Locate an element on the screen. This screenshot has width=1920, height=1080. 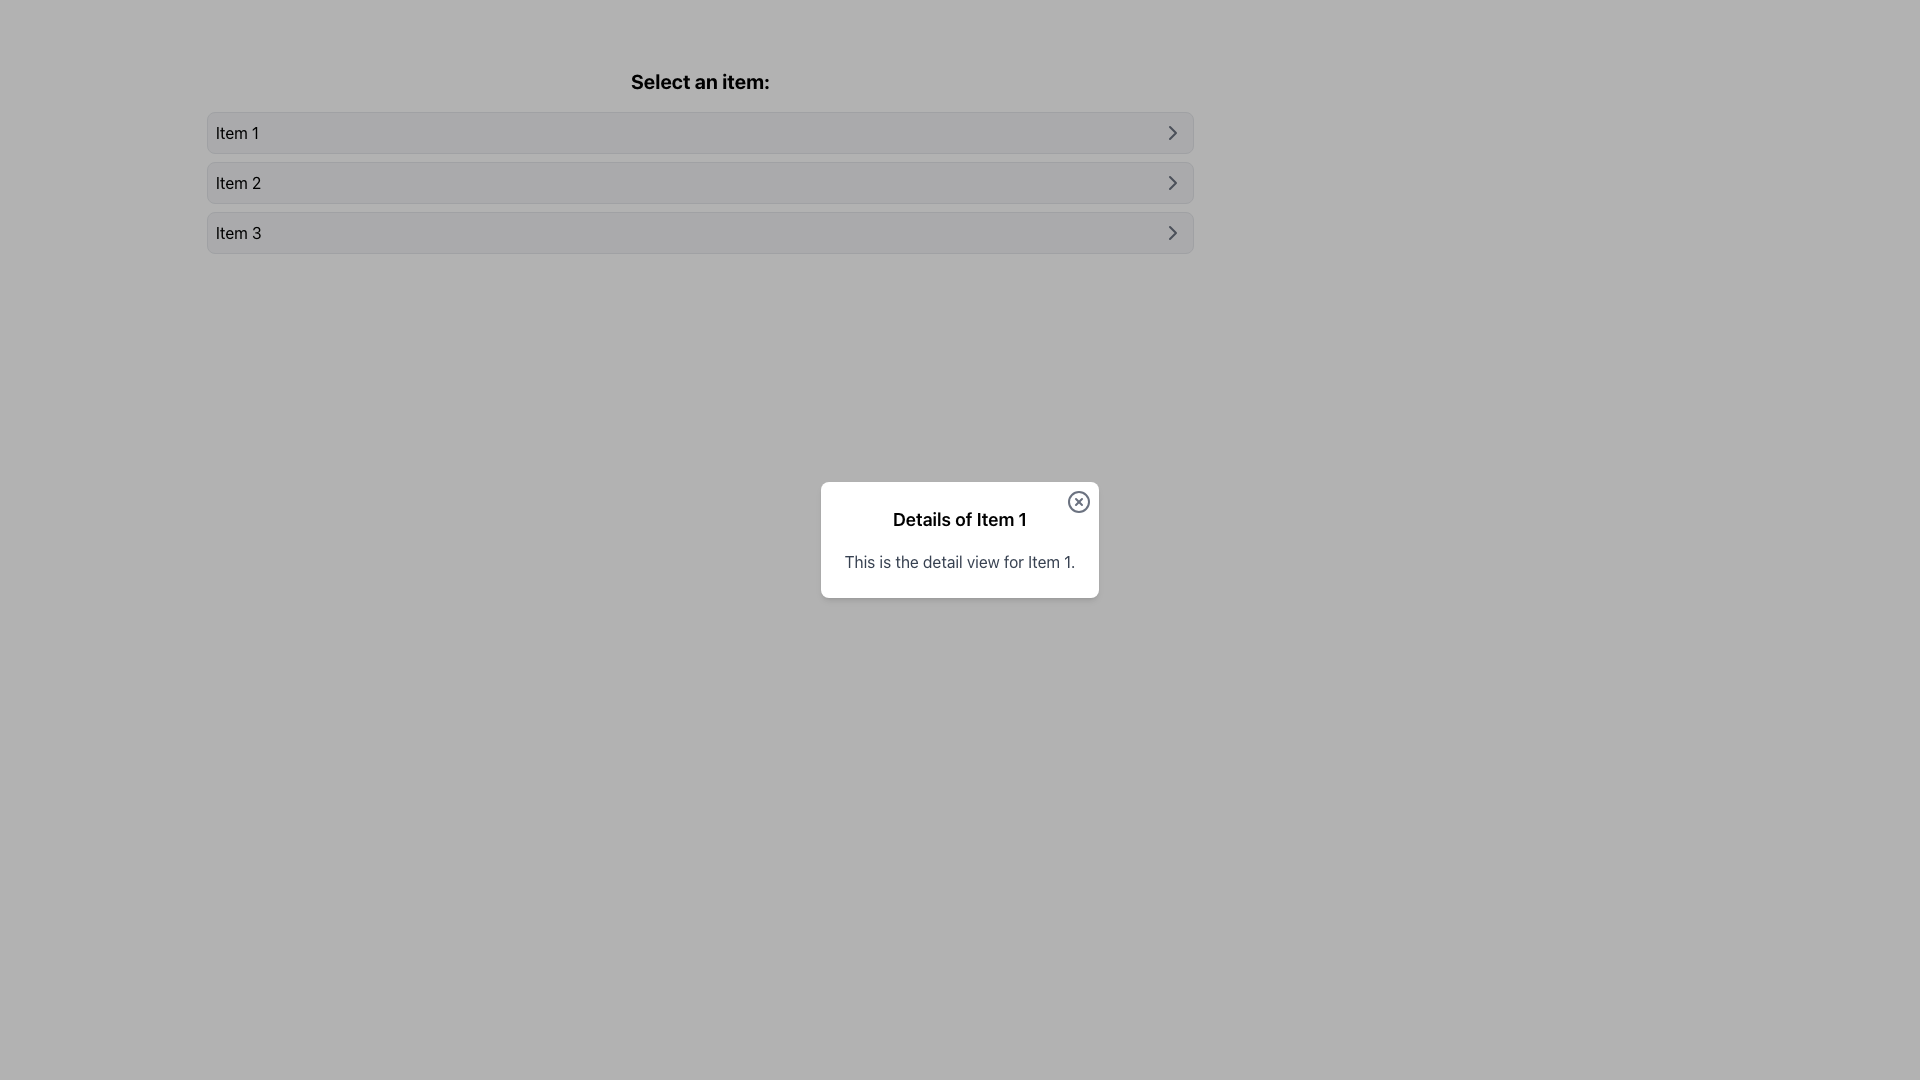
the text label that reads 'Details of Item 1', which is styled in bold and larger font, located in a white rectangular dialog box with rounded corners is located at coordinates (960, 519).